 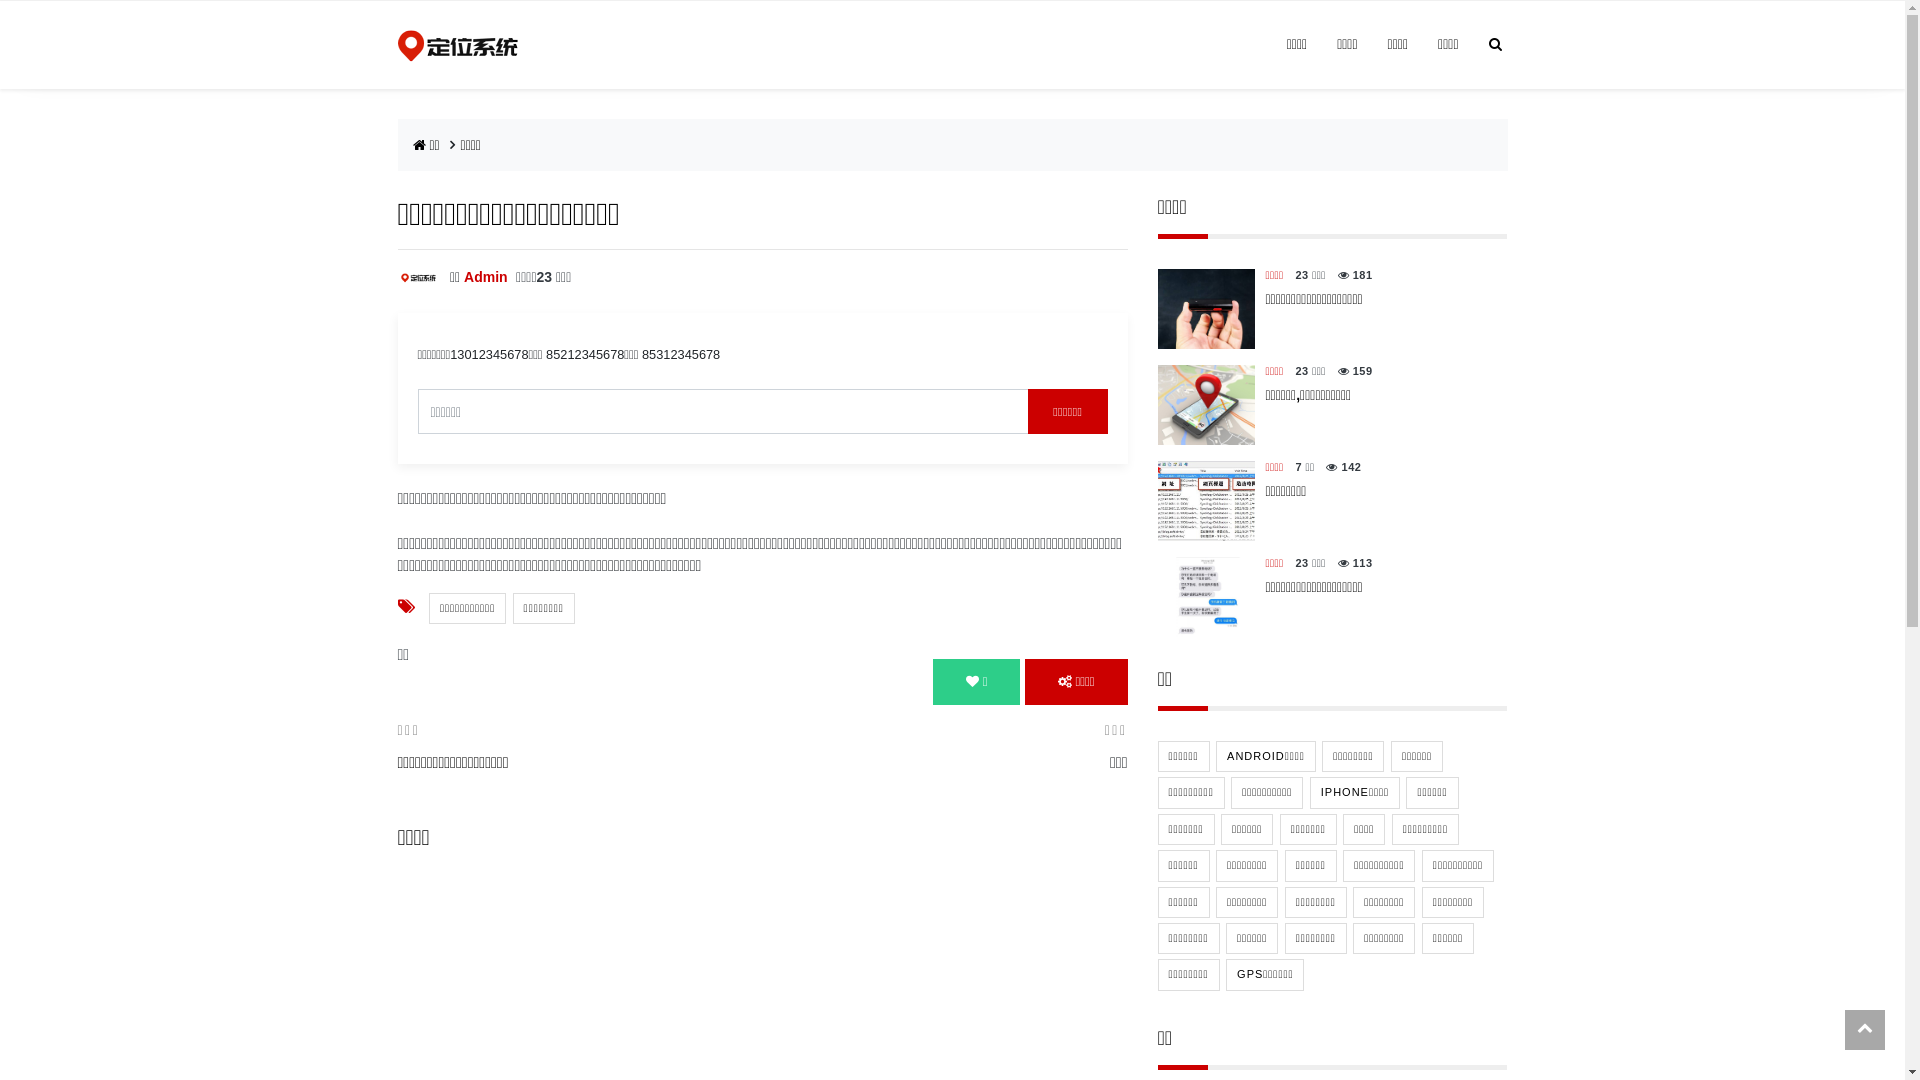 What do you see at coordinates (485, 277) in the screenshot?
I see `'Admin'` at bounding box center [485, 277].